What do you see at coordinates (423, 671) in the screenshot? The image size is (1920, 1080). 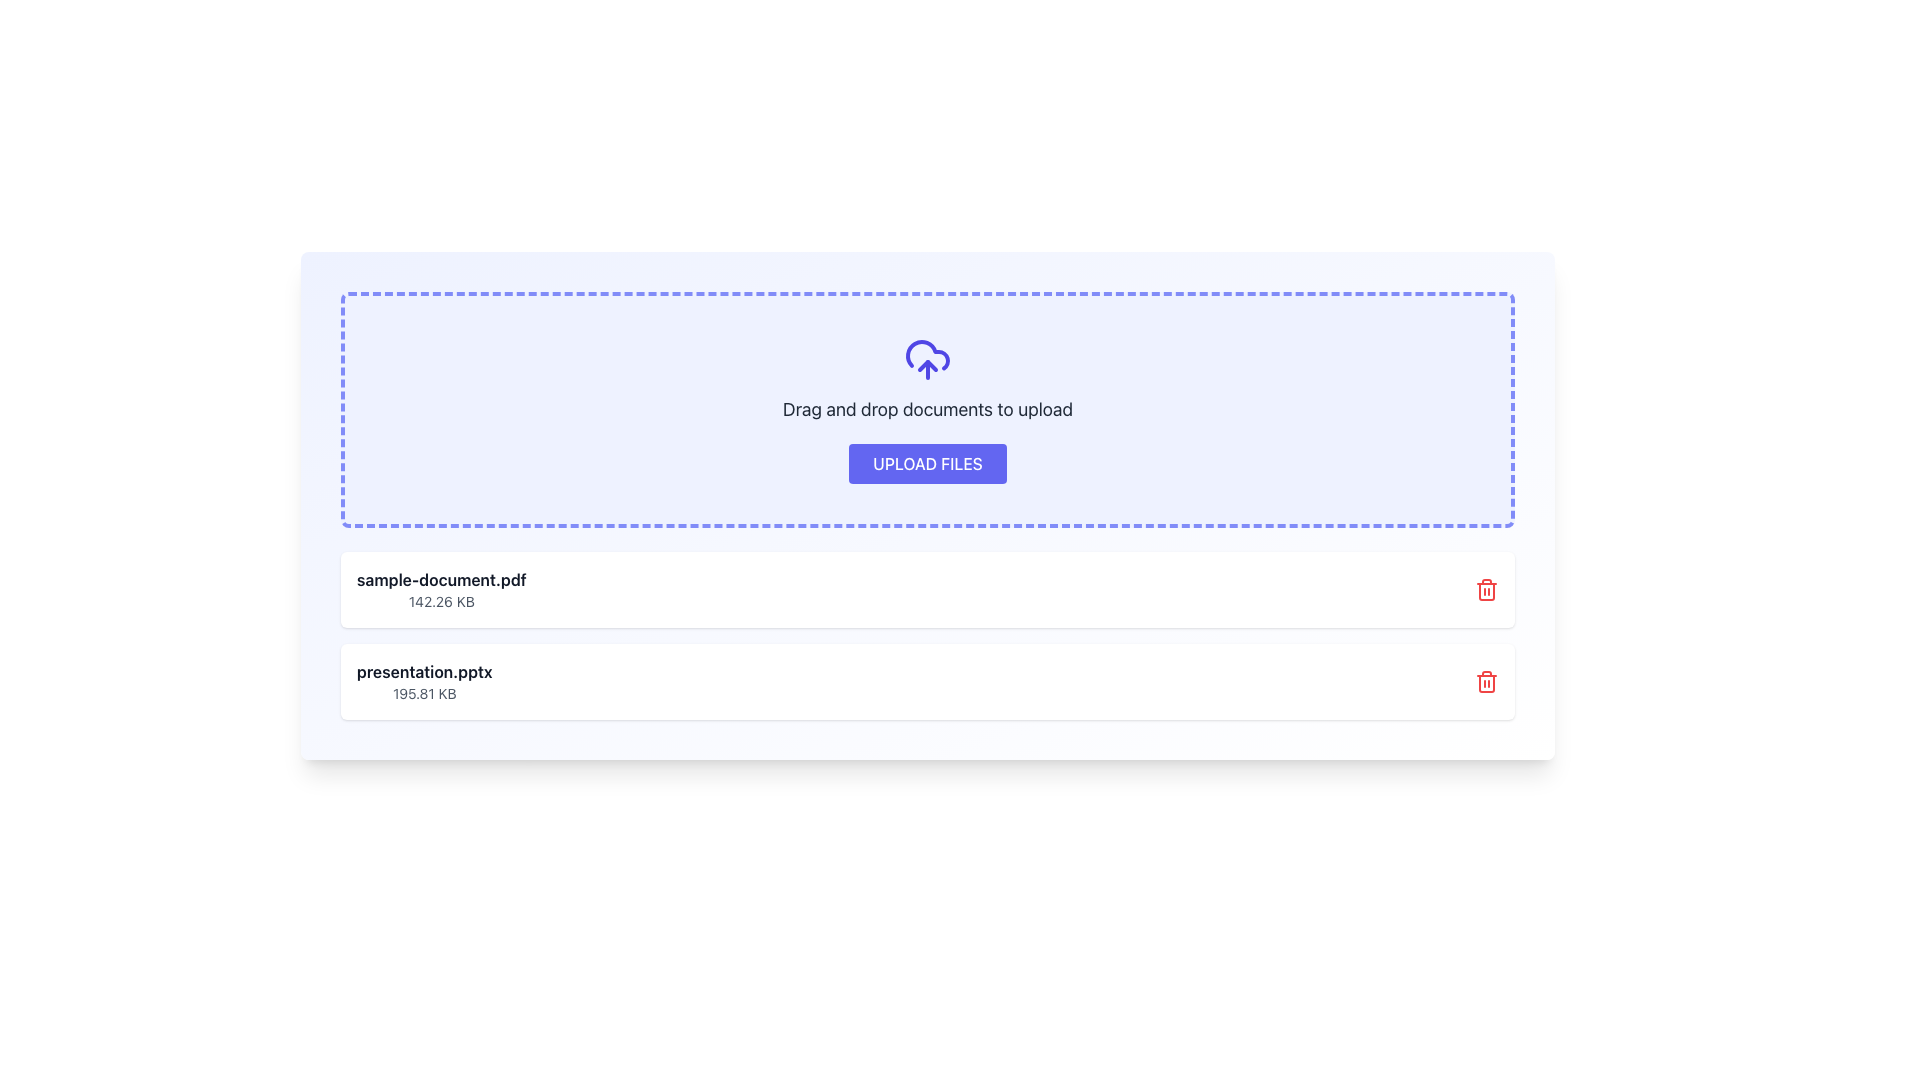 I see `the text label displaying the file name in the list of uploaded documents` at bounding box center [423, 671].